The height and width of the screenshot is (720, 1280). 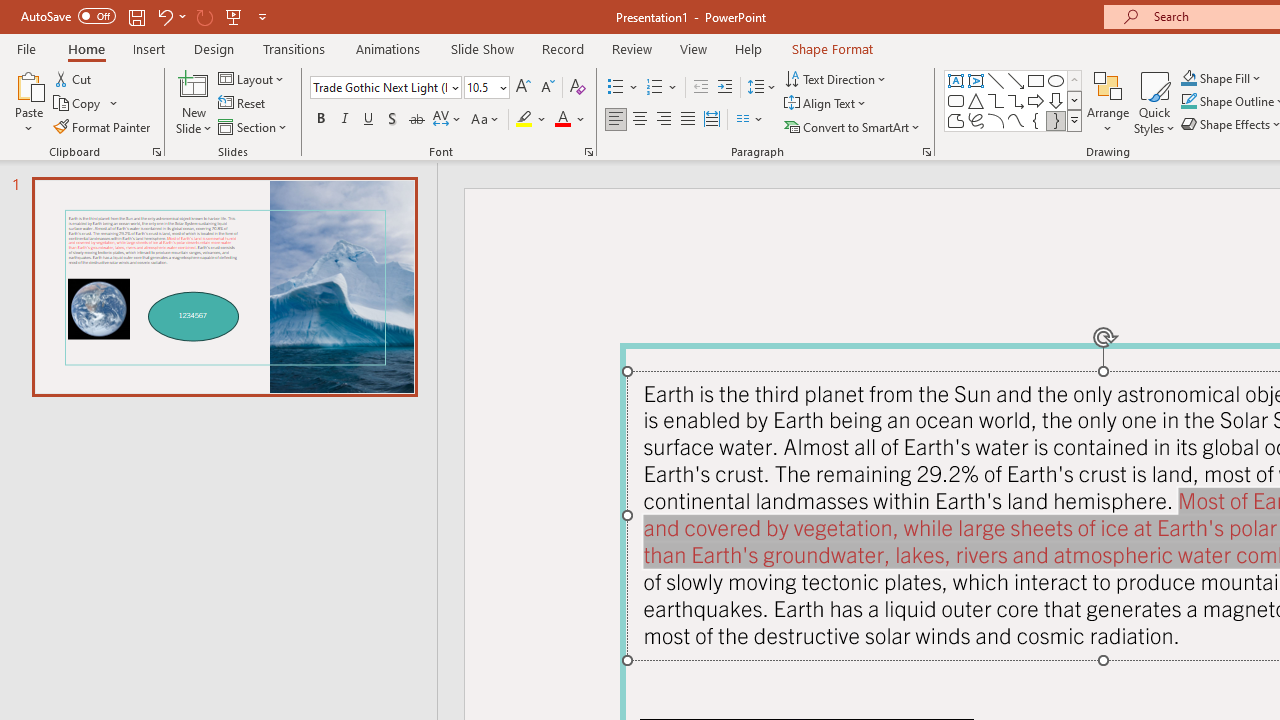 I want to click on 'AutomationID: ShapesInsertGallery', so click(x=1014, y=100).